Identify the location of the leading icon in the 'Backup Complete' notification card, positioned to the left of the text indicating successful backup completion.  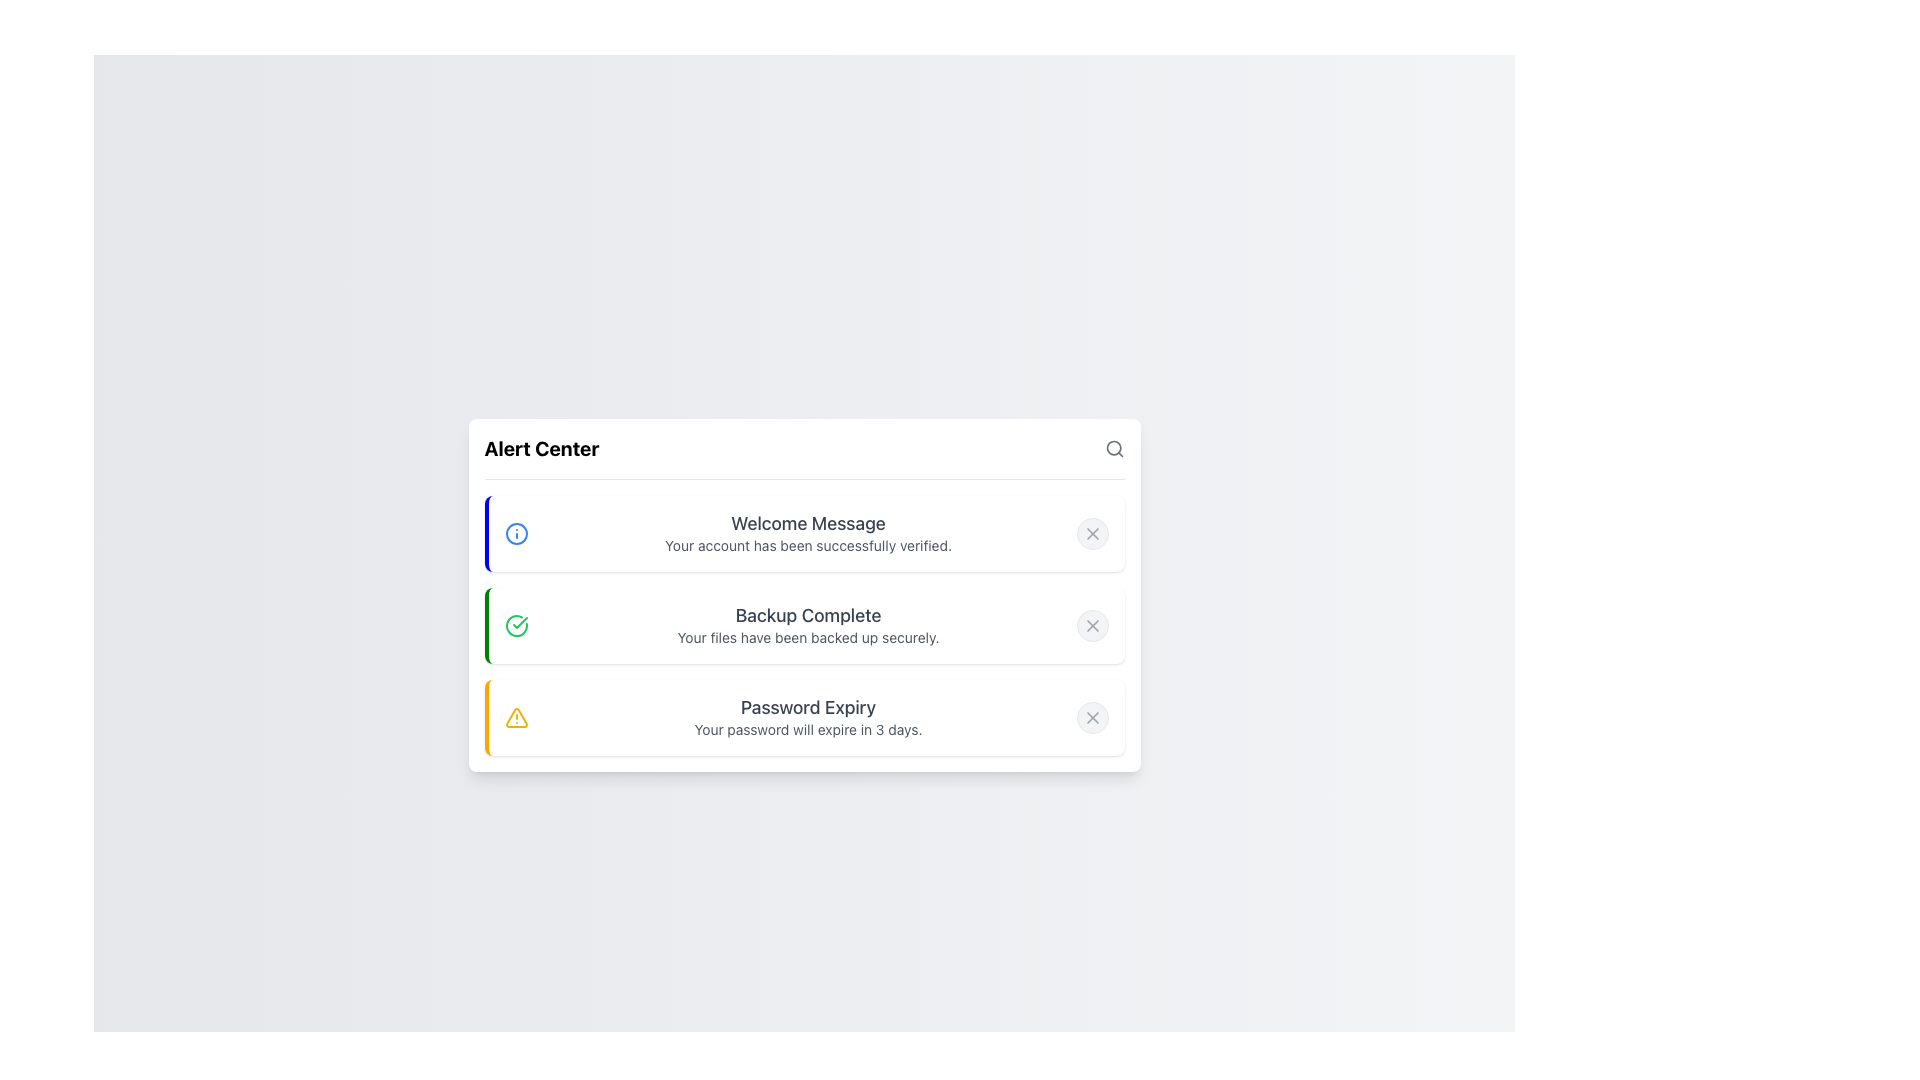
(516, 624).